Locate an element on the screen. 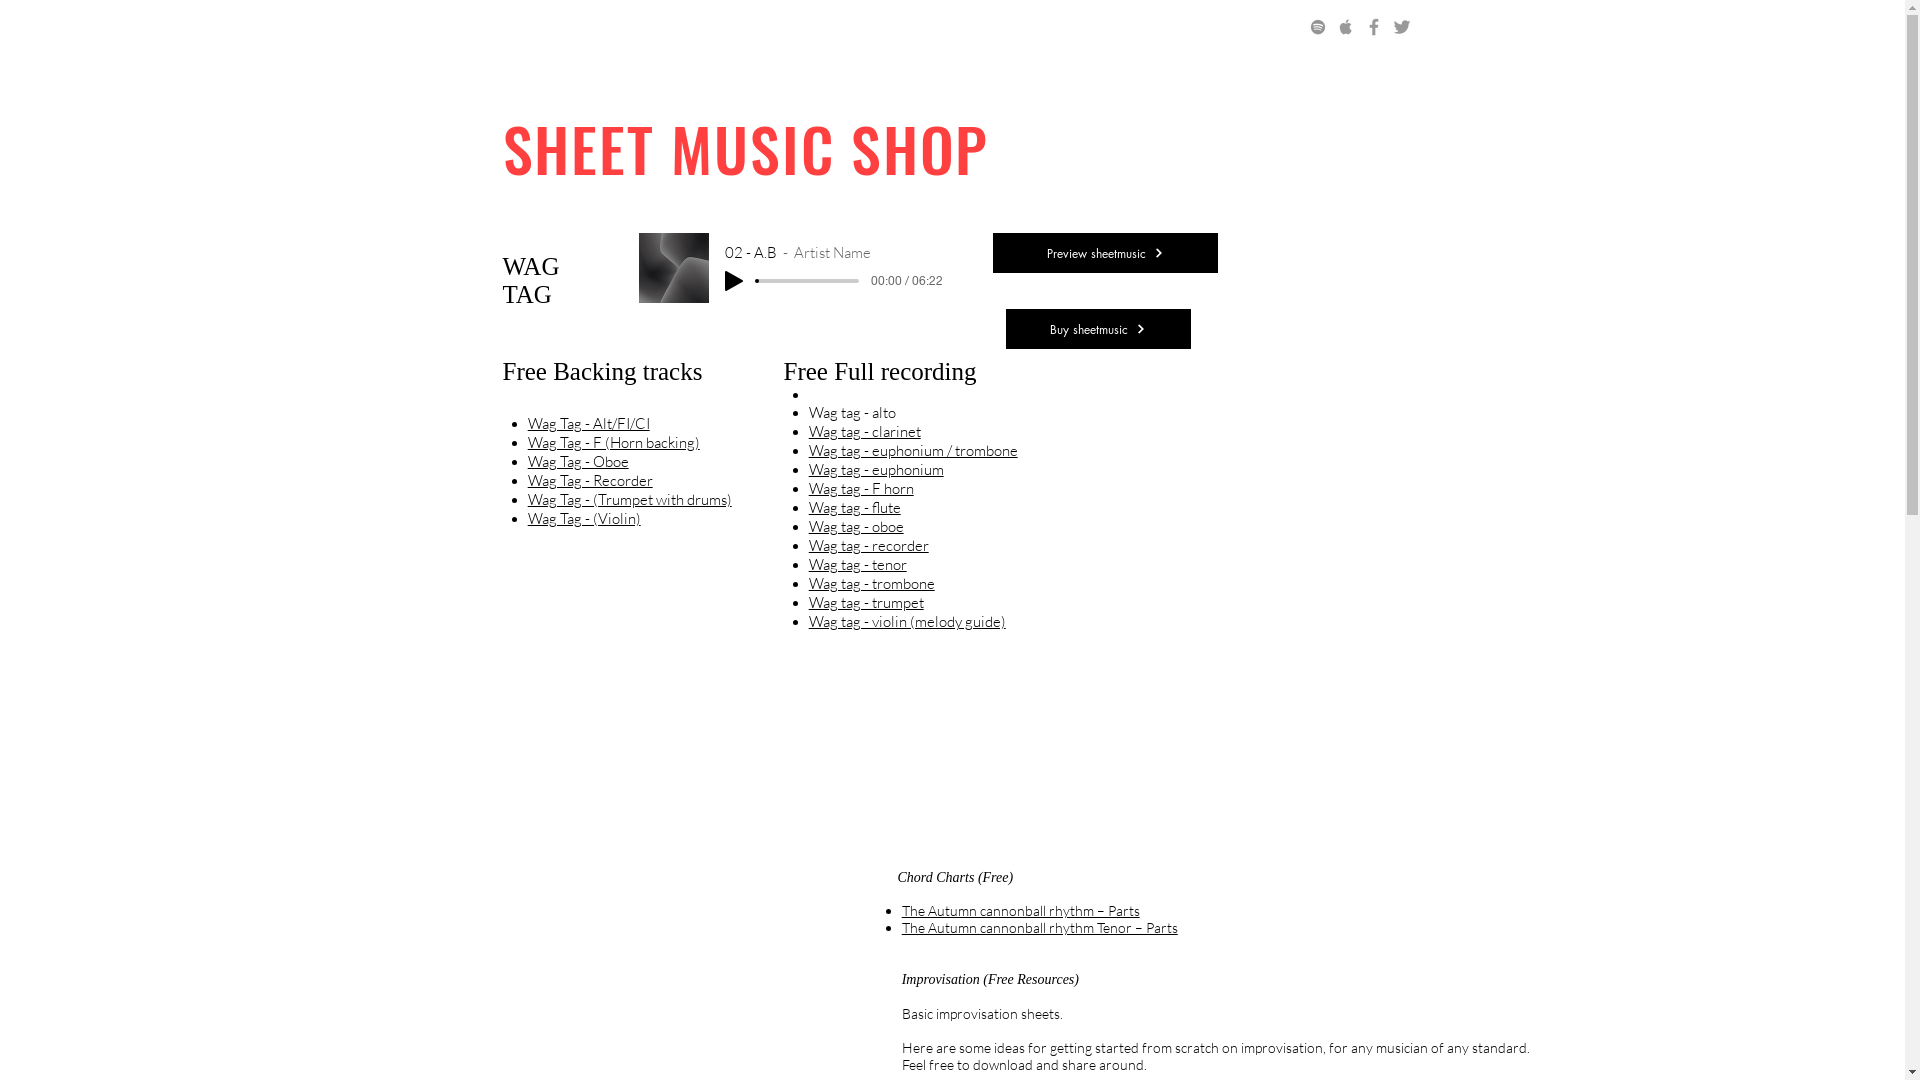 The width and height of the screenshot is (1920, 1080). 'Wag tag - clarinet' is located at coordinates (864, 430).